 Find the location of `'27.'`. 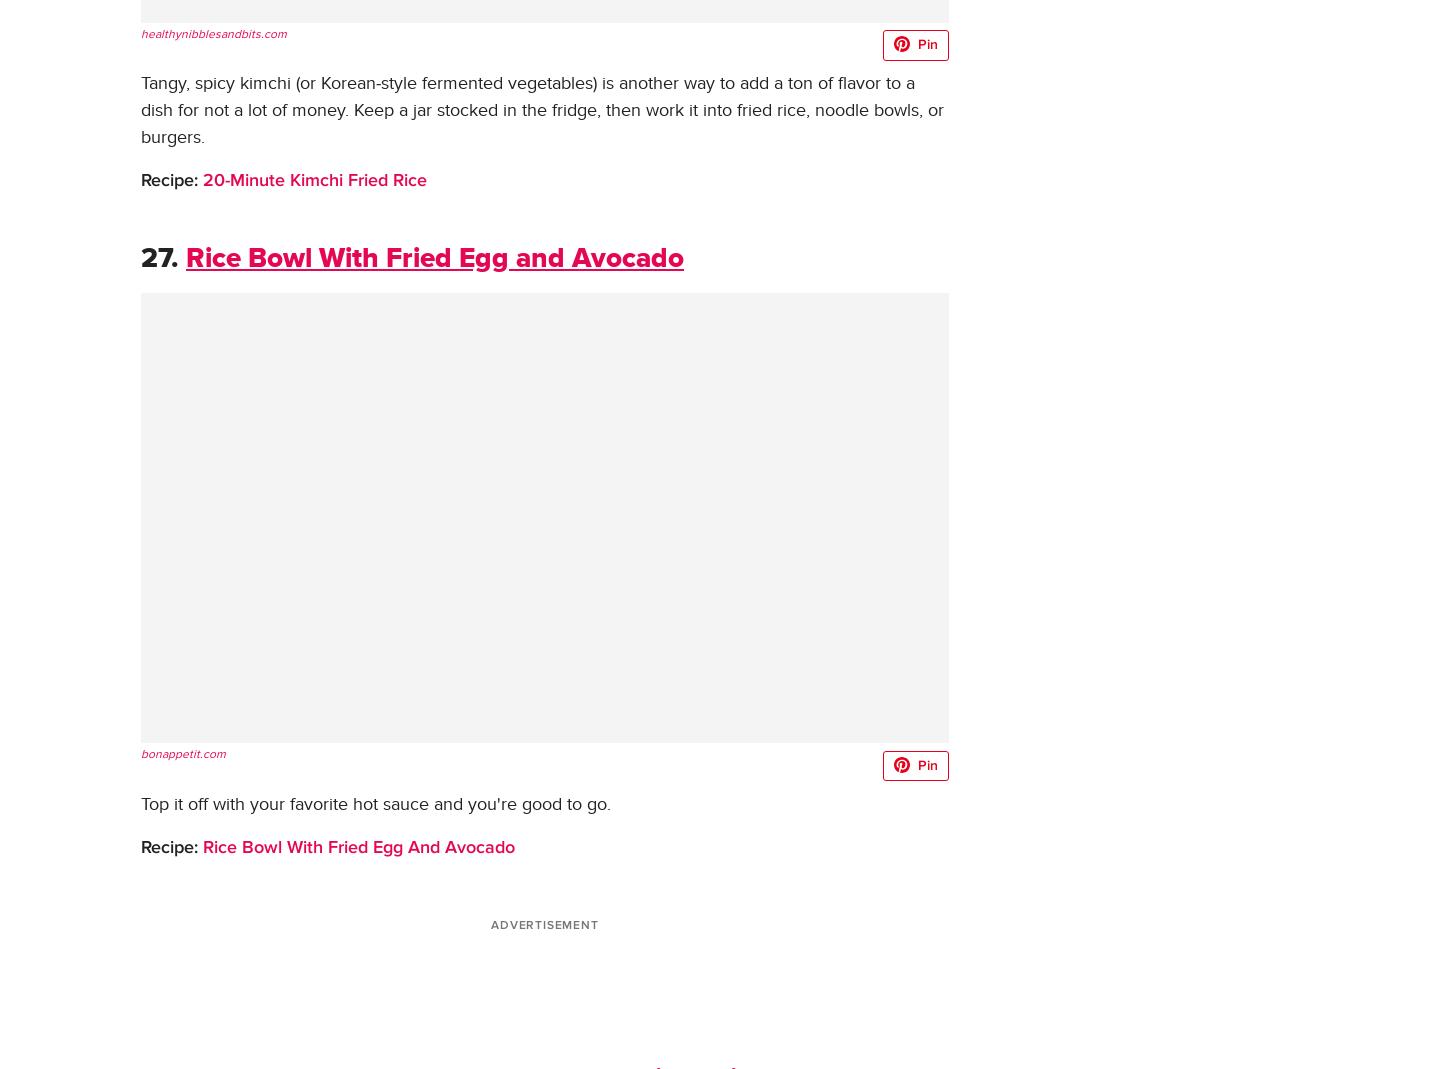

'27.' is located at coordinates (158, 258).